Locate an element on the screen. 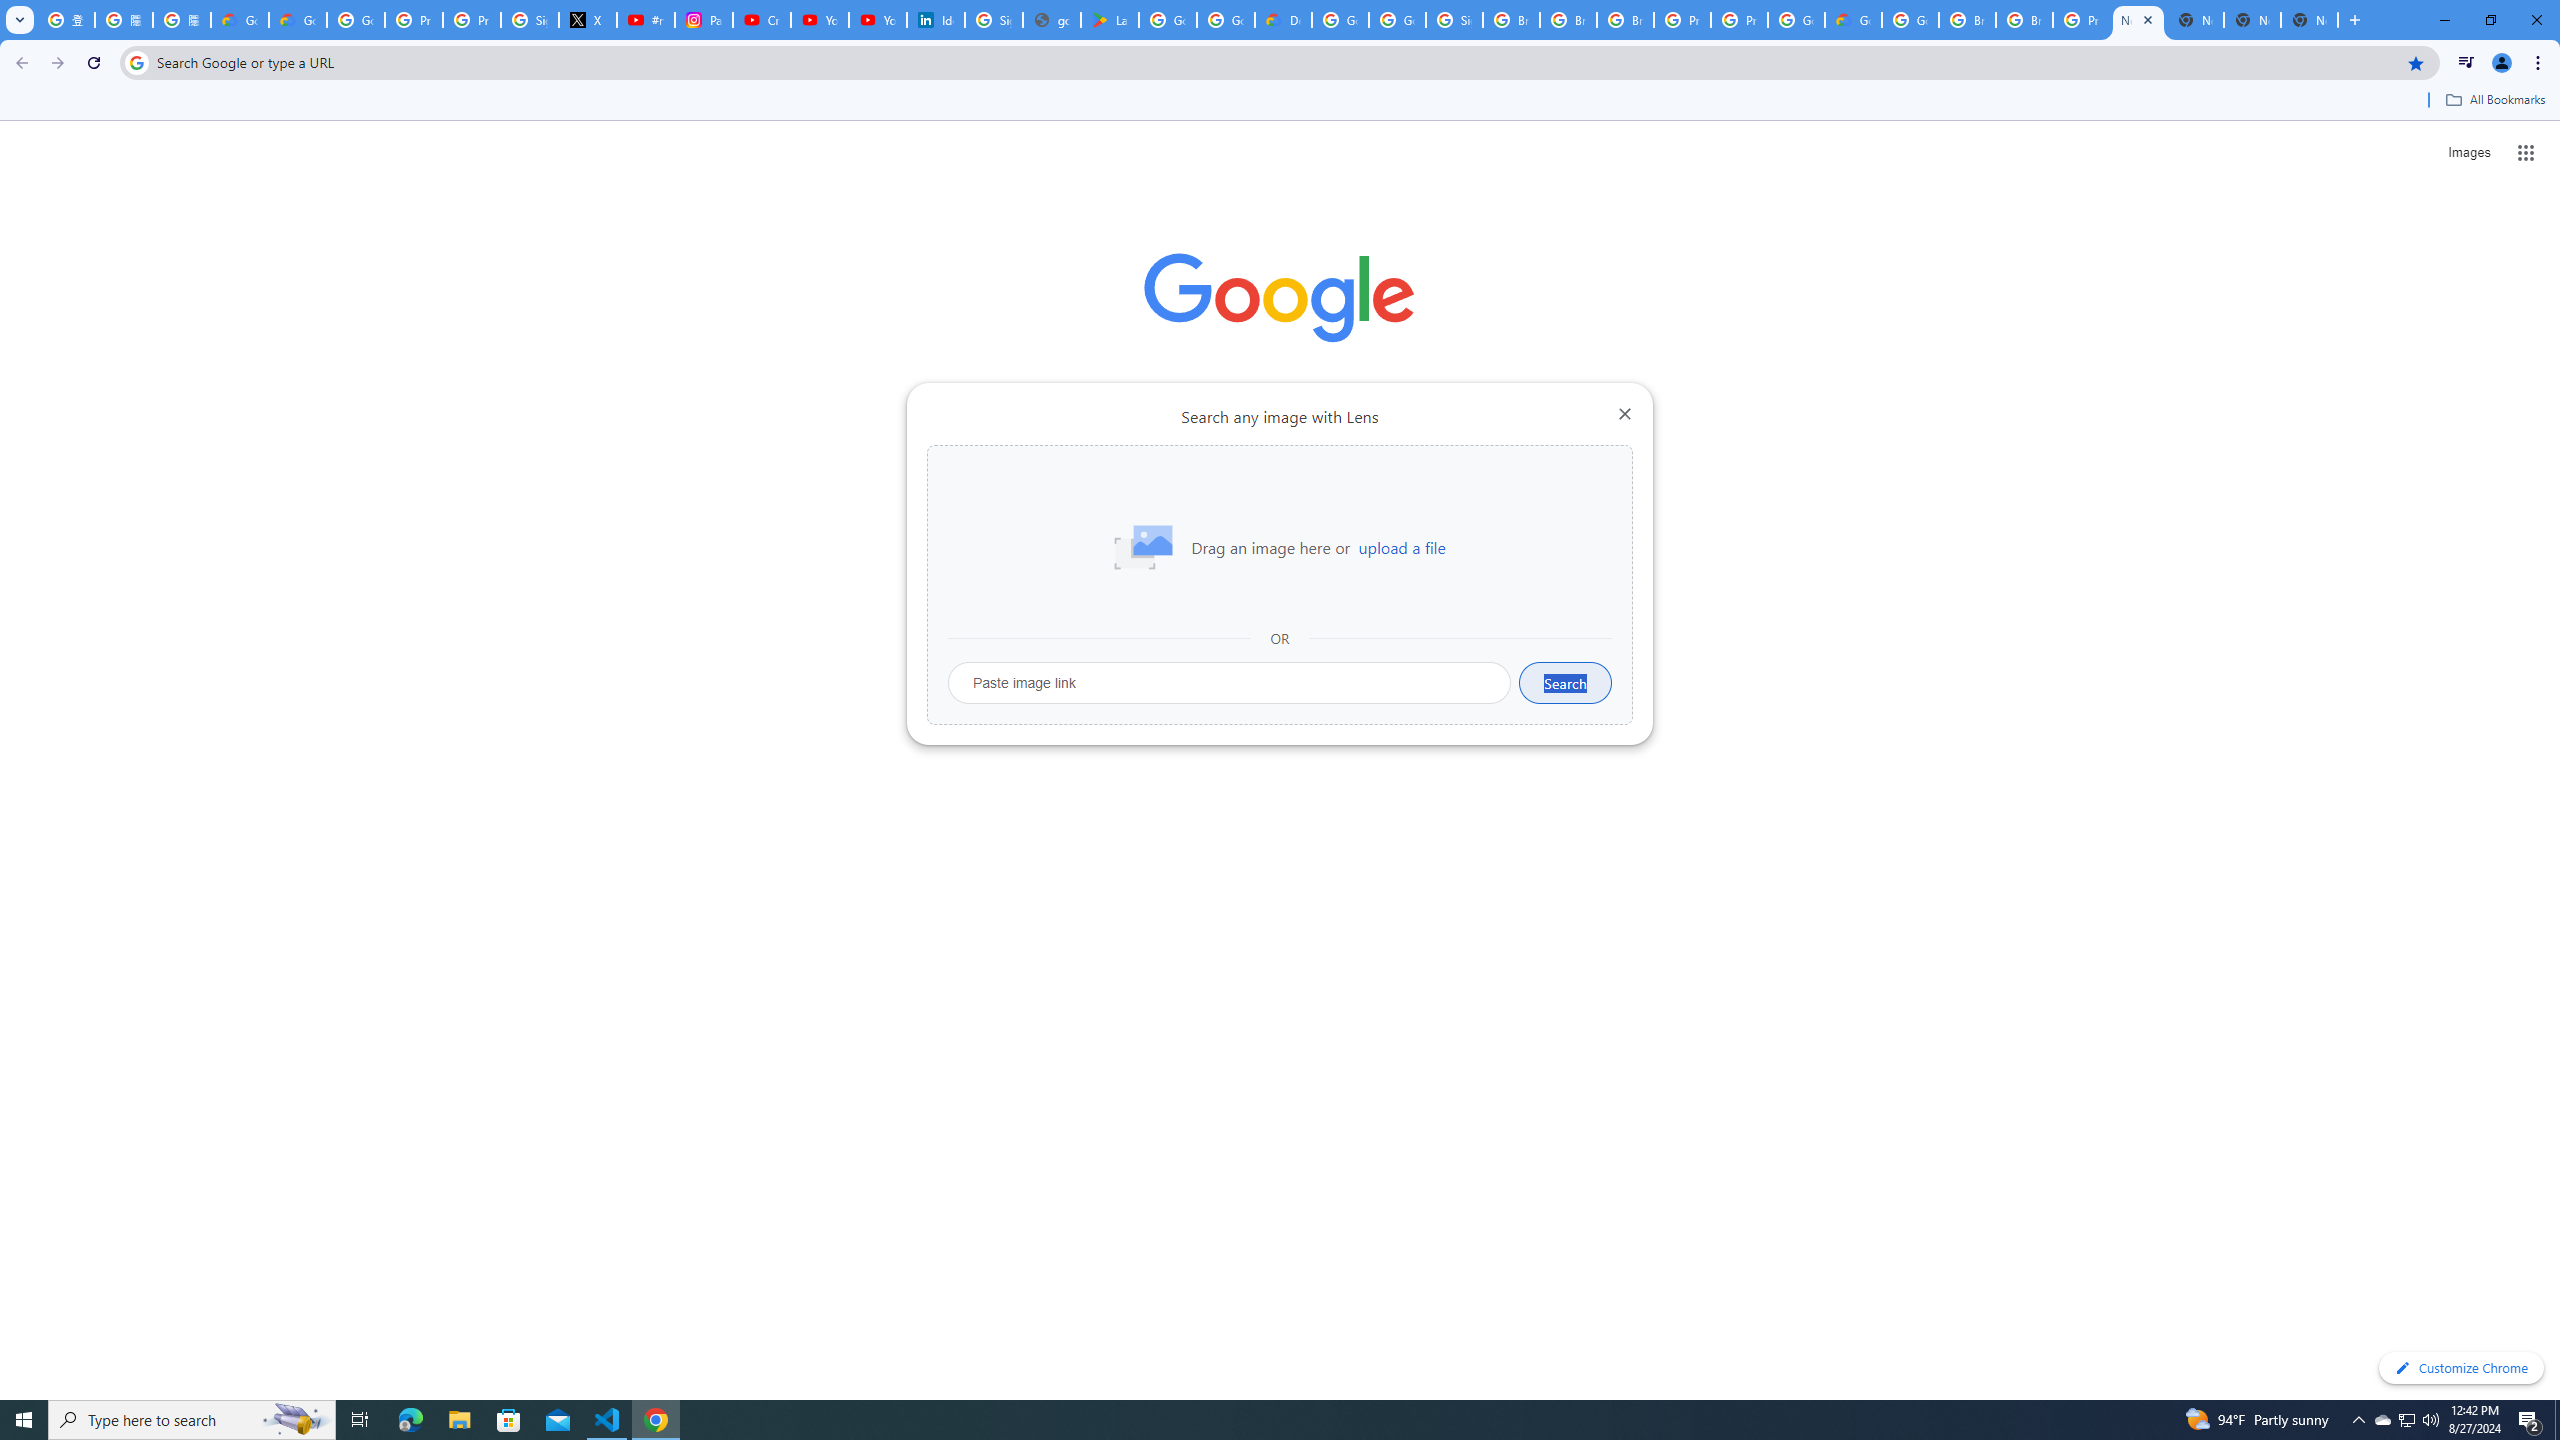 The image size is (2560, 1440). 'Identity verification via Persona | LinkedIn Help' is located at coordinates (934, 19).